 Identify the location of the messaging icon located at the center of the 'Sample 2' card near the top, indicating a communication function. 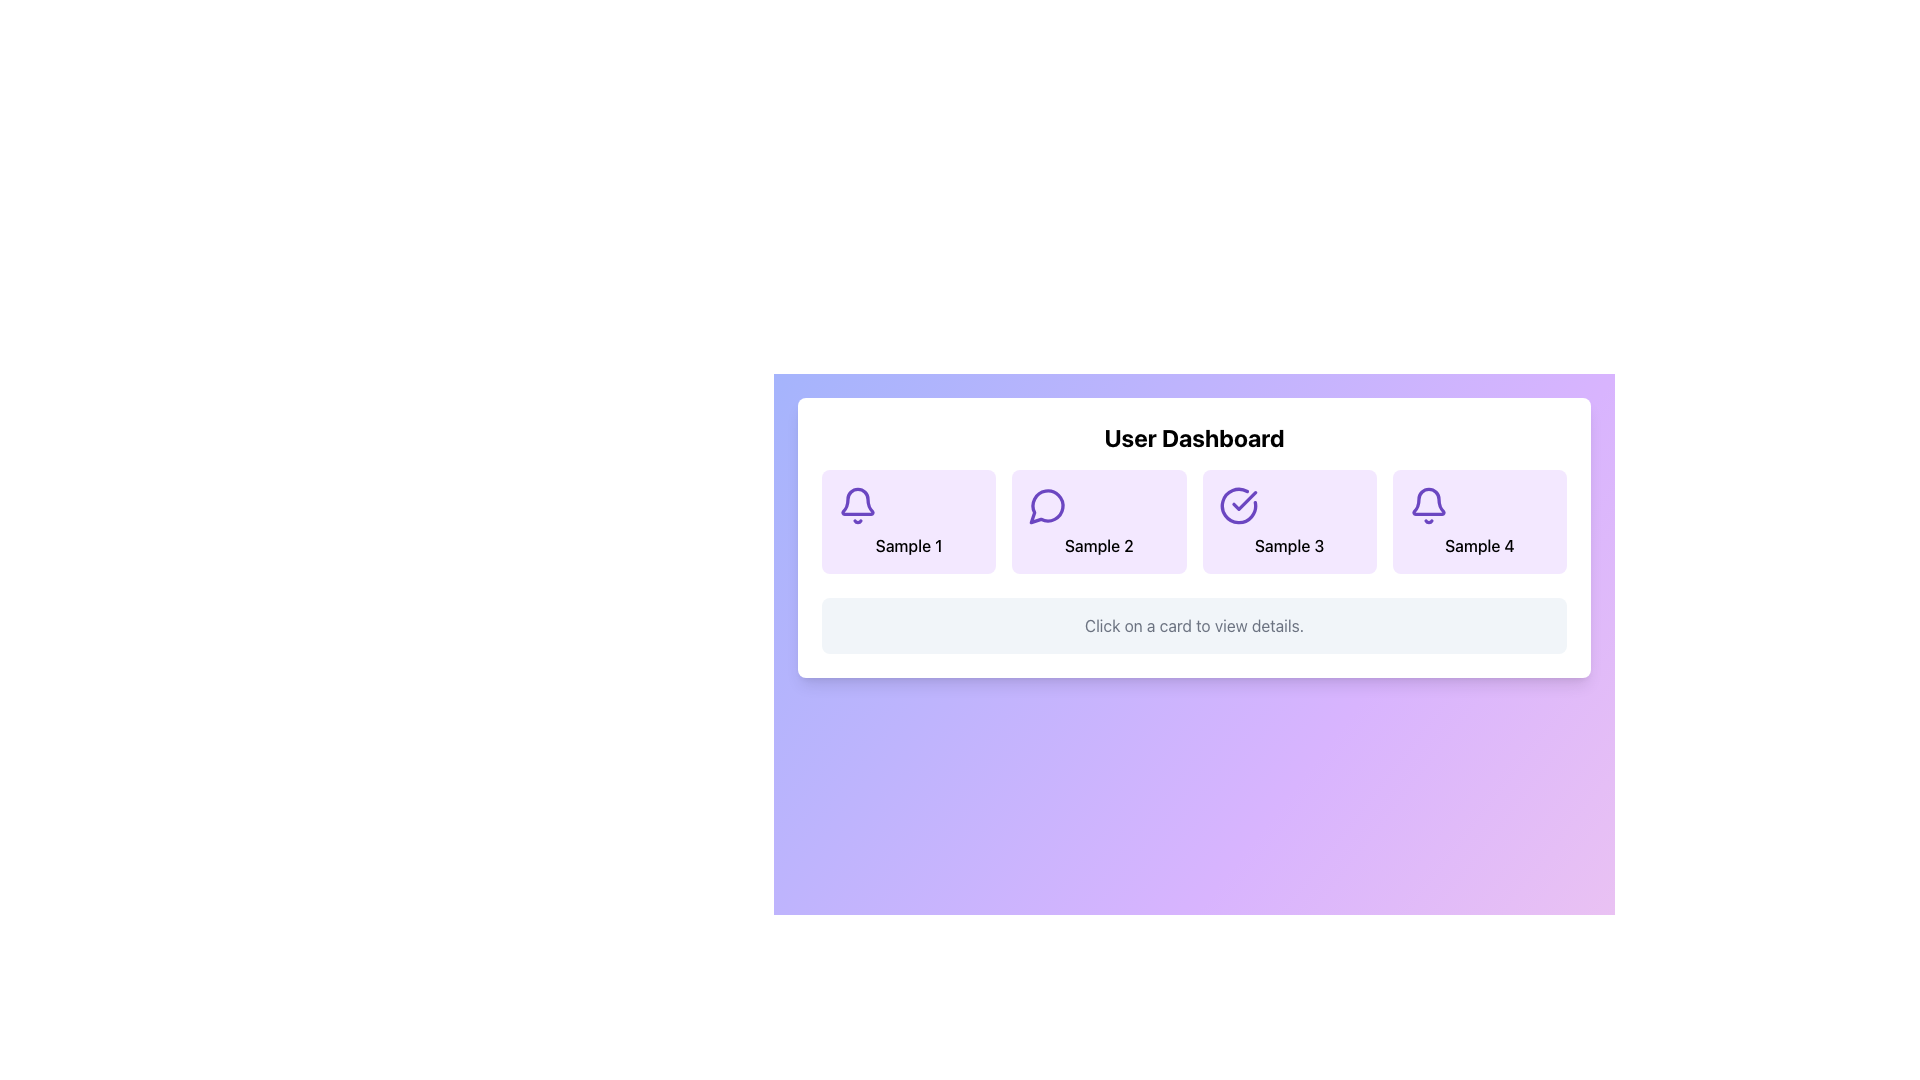
(1047, 504).